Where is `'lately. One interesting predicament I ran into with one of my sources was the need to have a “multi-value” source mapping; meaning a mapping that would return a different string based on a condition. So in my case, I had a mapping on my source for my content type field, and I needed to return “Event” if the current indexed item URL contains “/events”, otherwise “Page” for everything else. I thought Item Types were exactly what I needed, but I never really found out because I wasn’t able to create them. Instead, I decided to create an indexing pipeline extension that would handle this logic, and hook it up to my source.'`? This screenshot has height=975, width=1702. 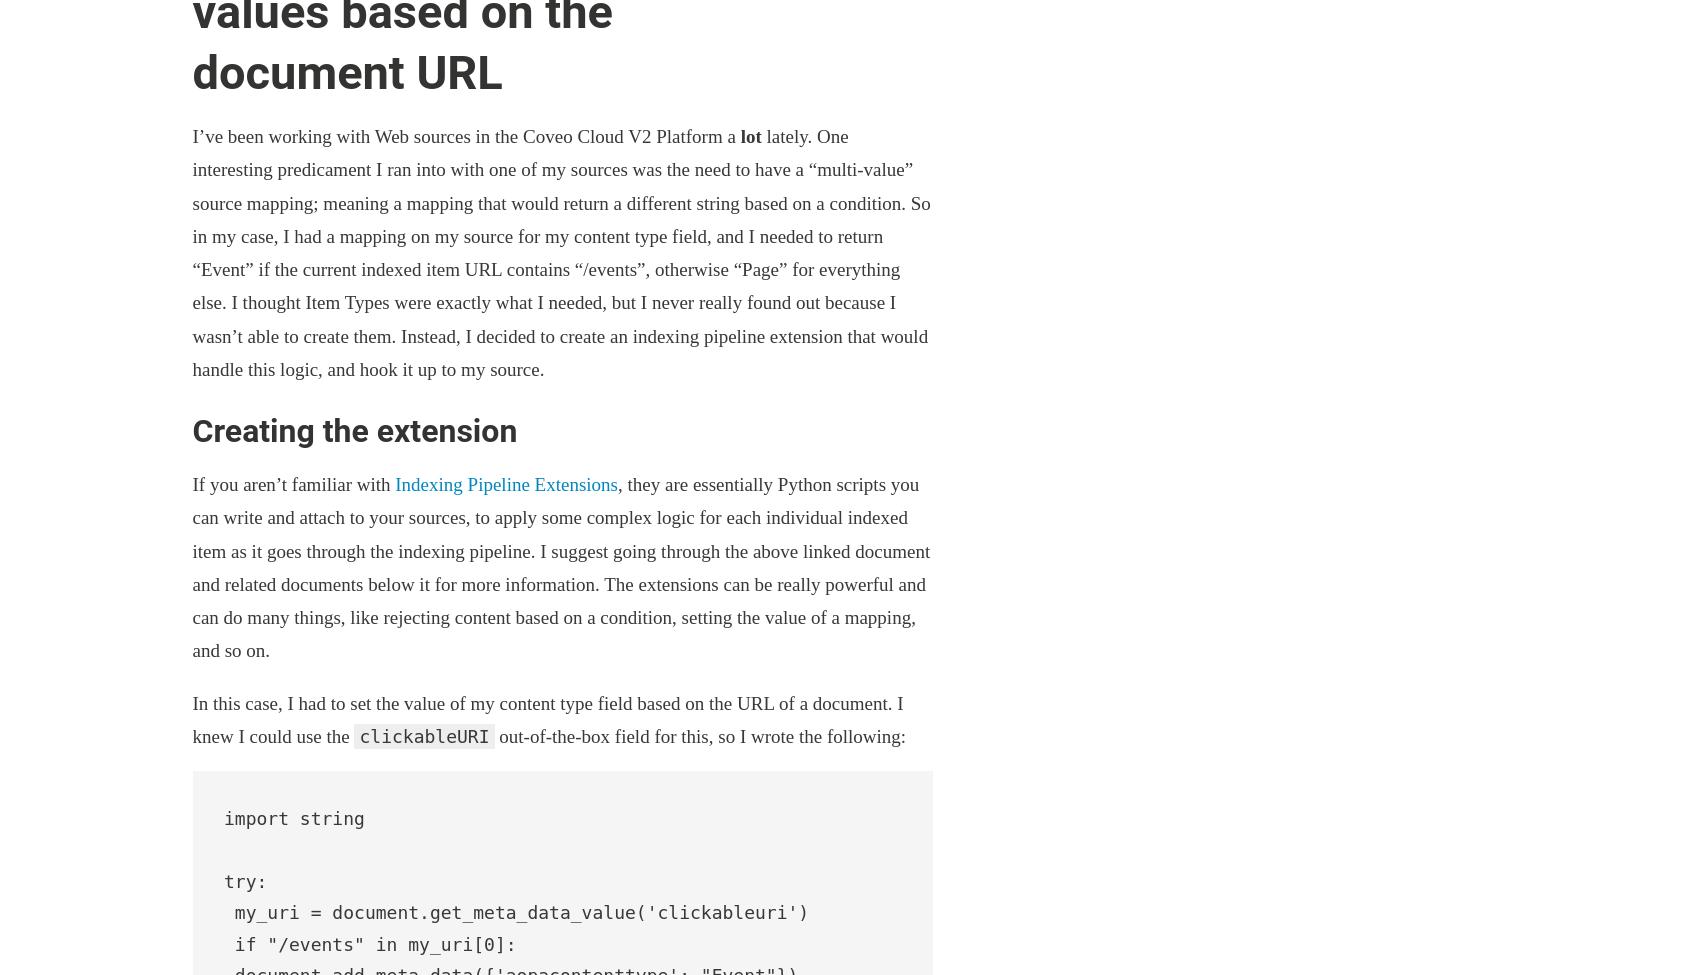 'lately. One interesting predicament I ran into with one of my sources was the need to have a “multi-value” source mapping; meaning a mapping that would return a different string based on a condition. So in my case, I had a mapping on my source for my content type field, and I needed to return “Event” if the current indexed item URL contains “/events”, otherwise “Page” for everything else. I thought Item Types were exactly what I needed, but I never really found out because I wasn’t able to create them. Instead, I decided to create an indexing pipeline extension that would handle this logic, and hook it up to my source.' is located at coordinates (559, 252).